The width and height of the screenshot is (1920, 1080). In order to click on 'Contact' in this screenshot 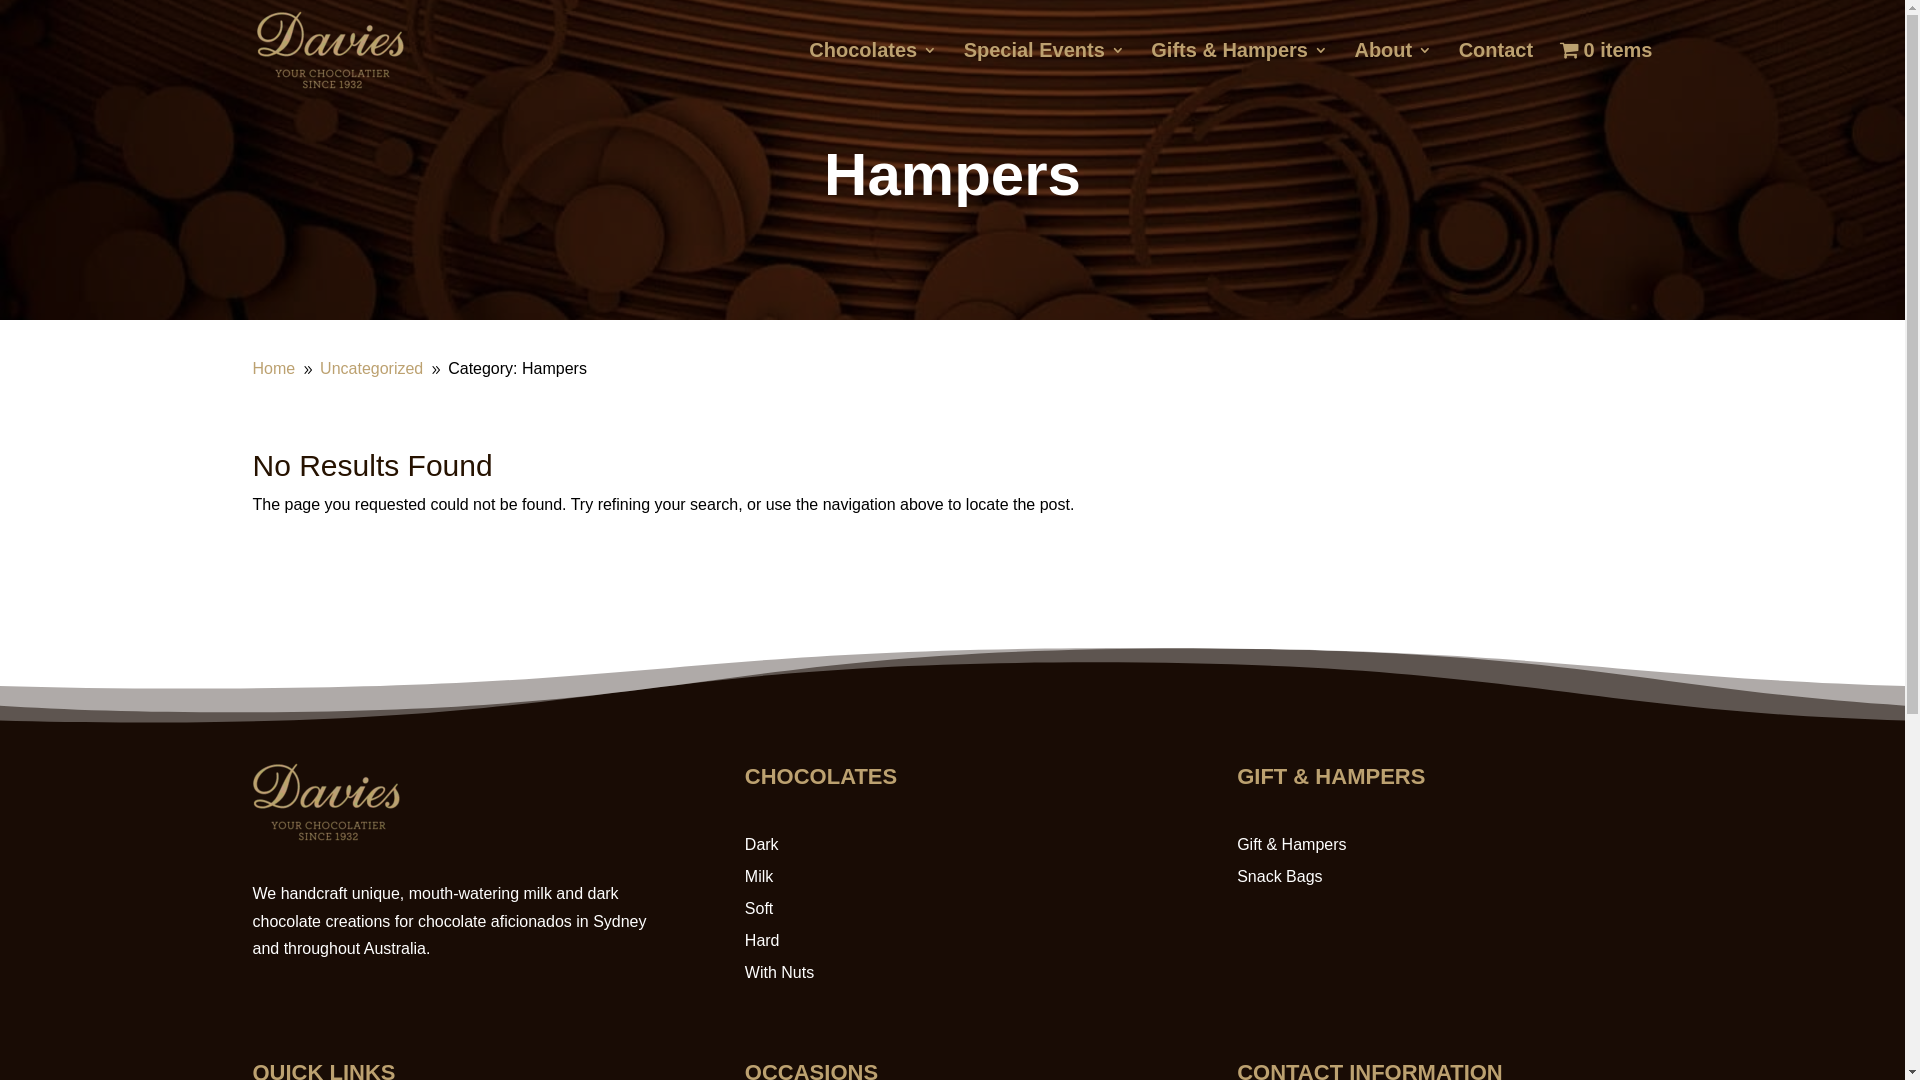, I will do `click(1496, 68)`.